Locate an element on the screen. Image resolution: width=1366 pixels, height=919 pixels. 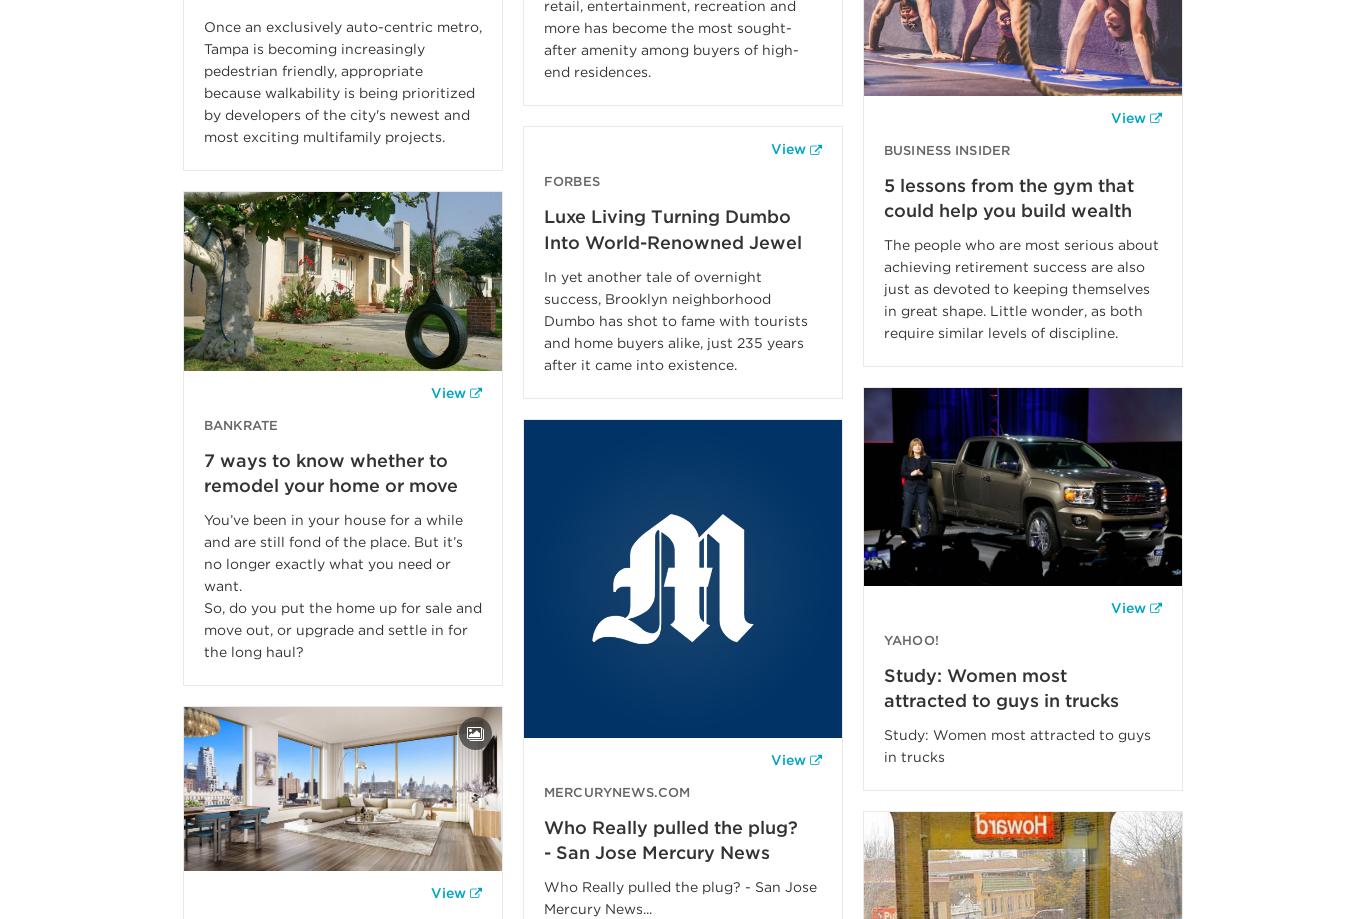
'Luxe Living Turning Dumbo Into World-Renowned Jewel' is located at coordinates (672, 229).